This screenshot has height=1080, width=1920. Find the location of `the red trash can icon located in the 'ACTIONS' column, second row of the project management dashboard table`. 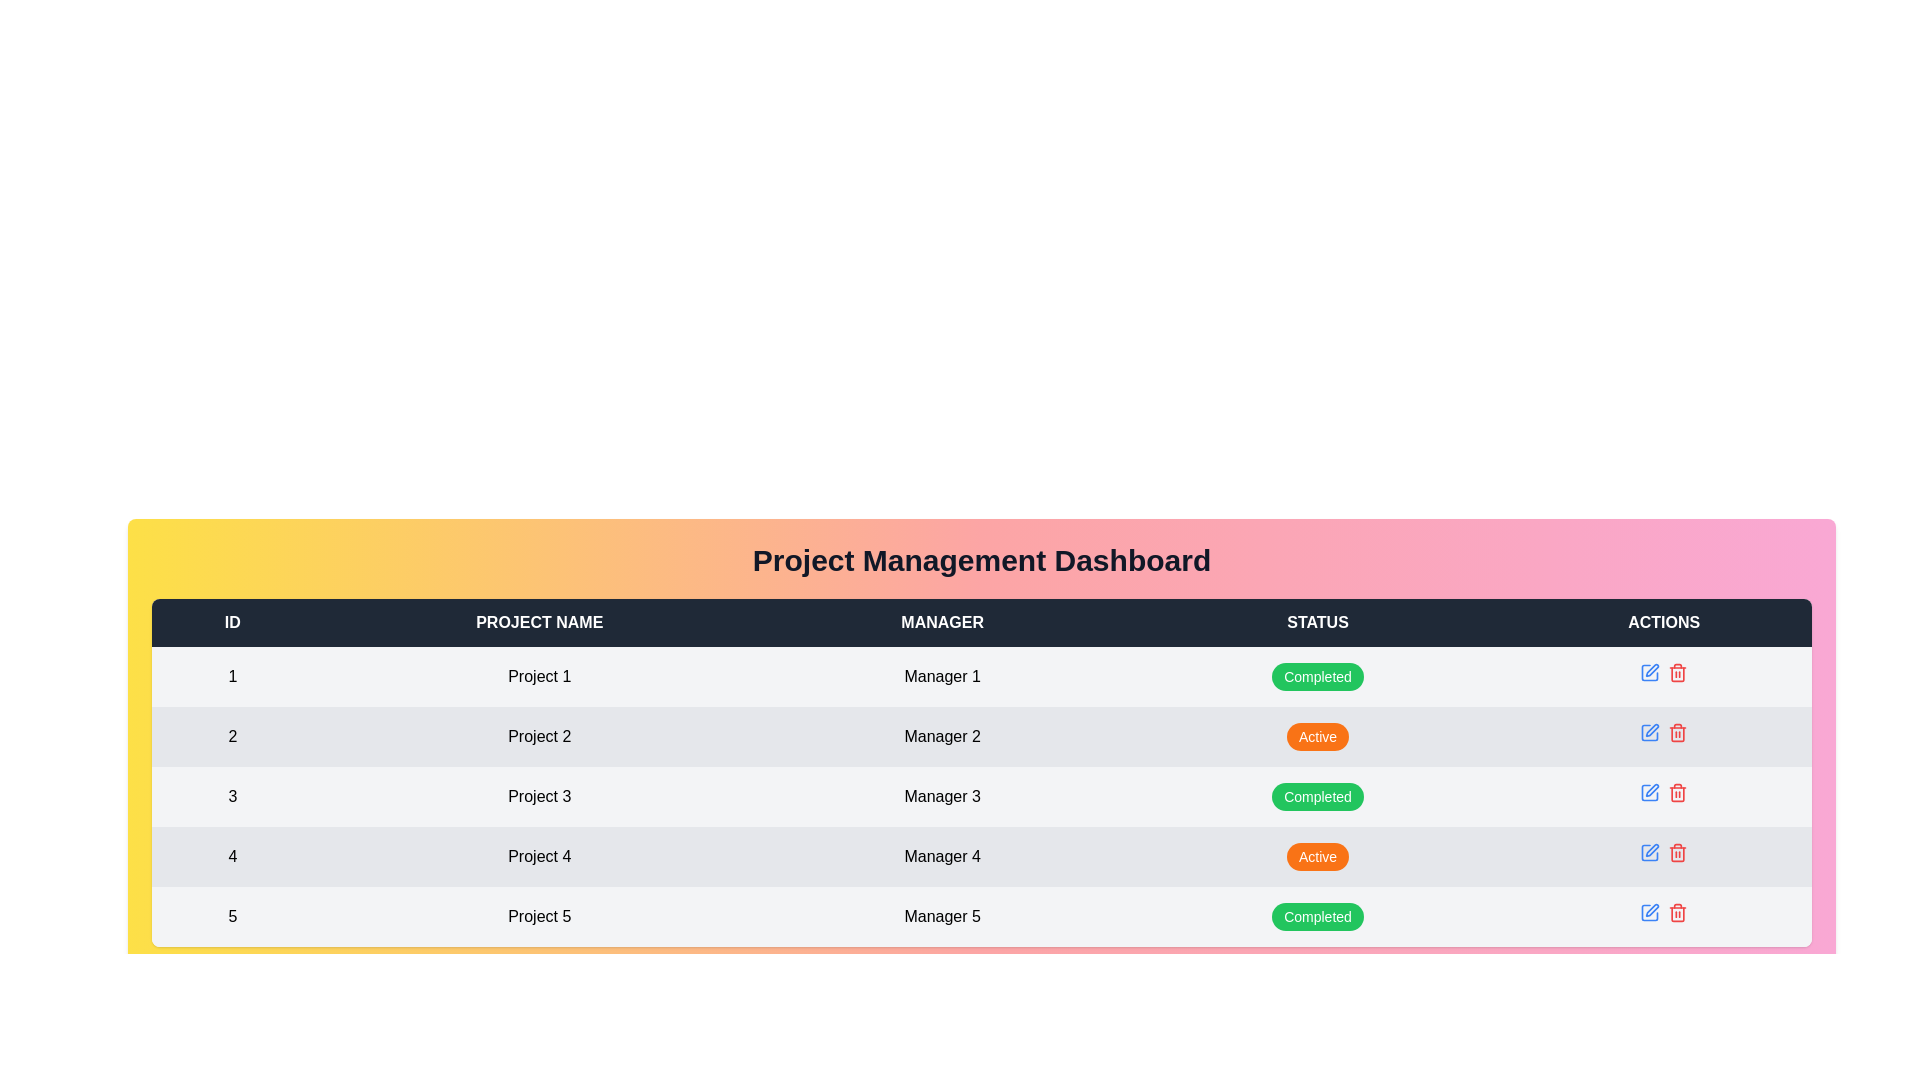

the red trash can icon located in the 'ACTIONS' column, second row of the project management dashboard table is located at coordinates (1678, 732).